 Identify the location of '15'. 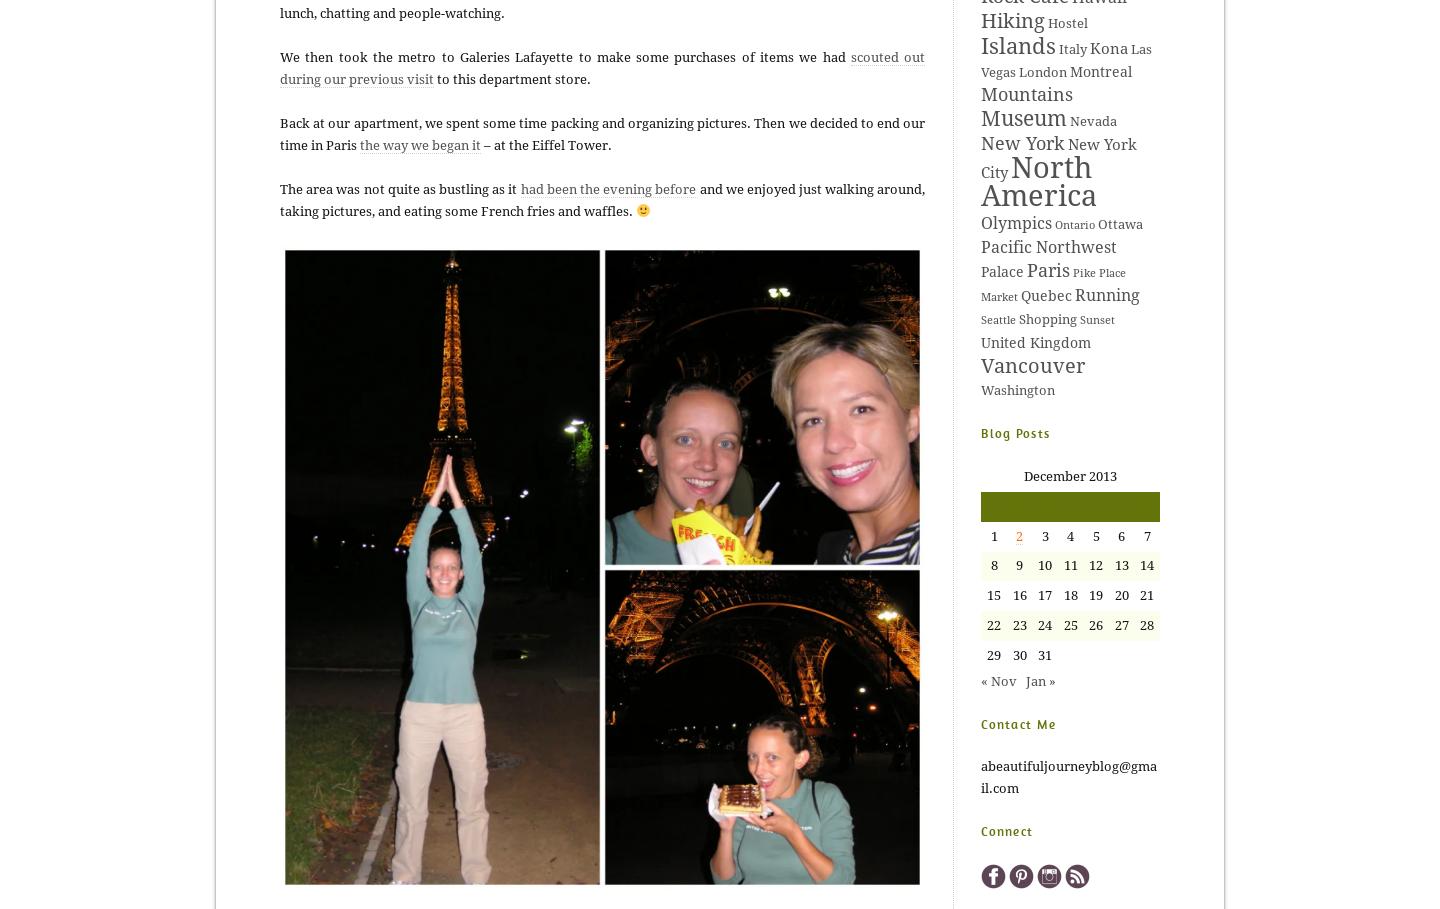
(993, 595).